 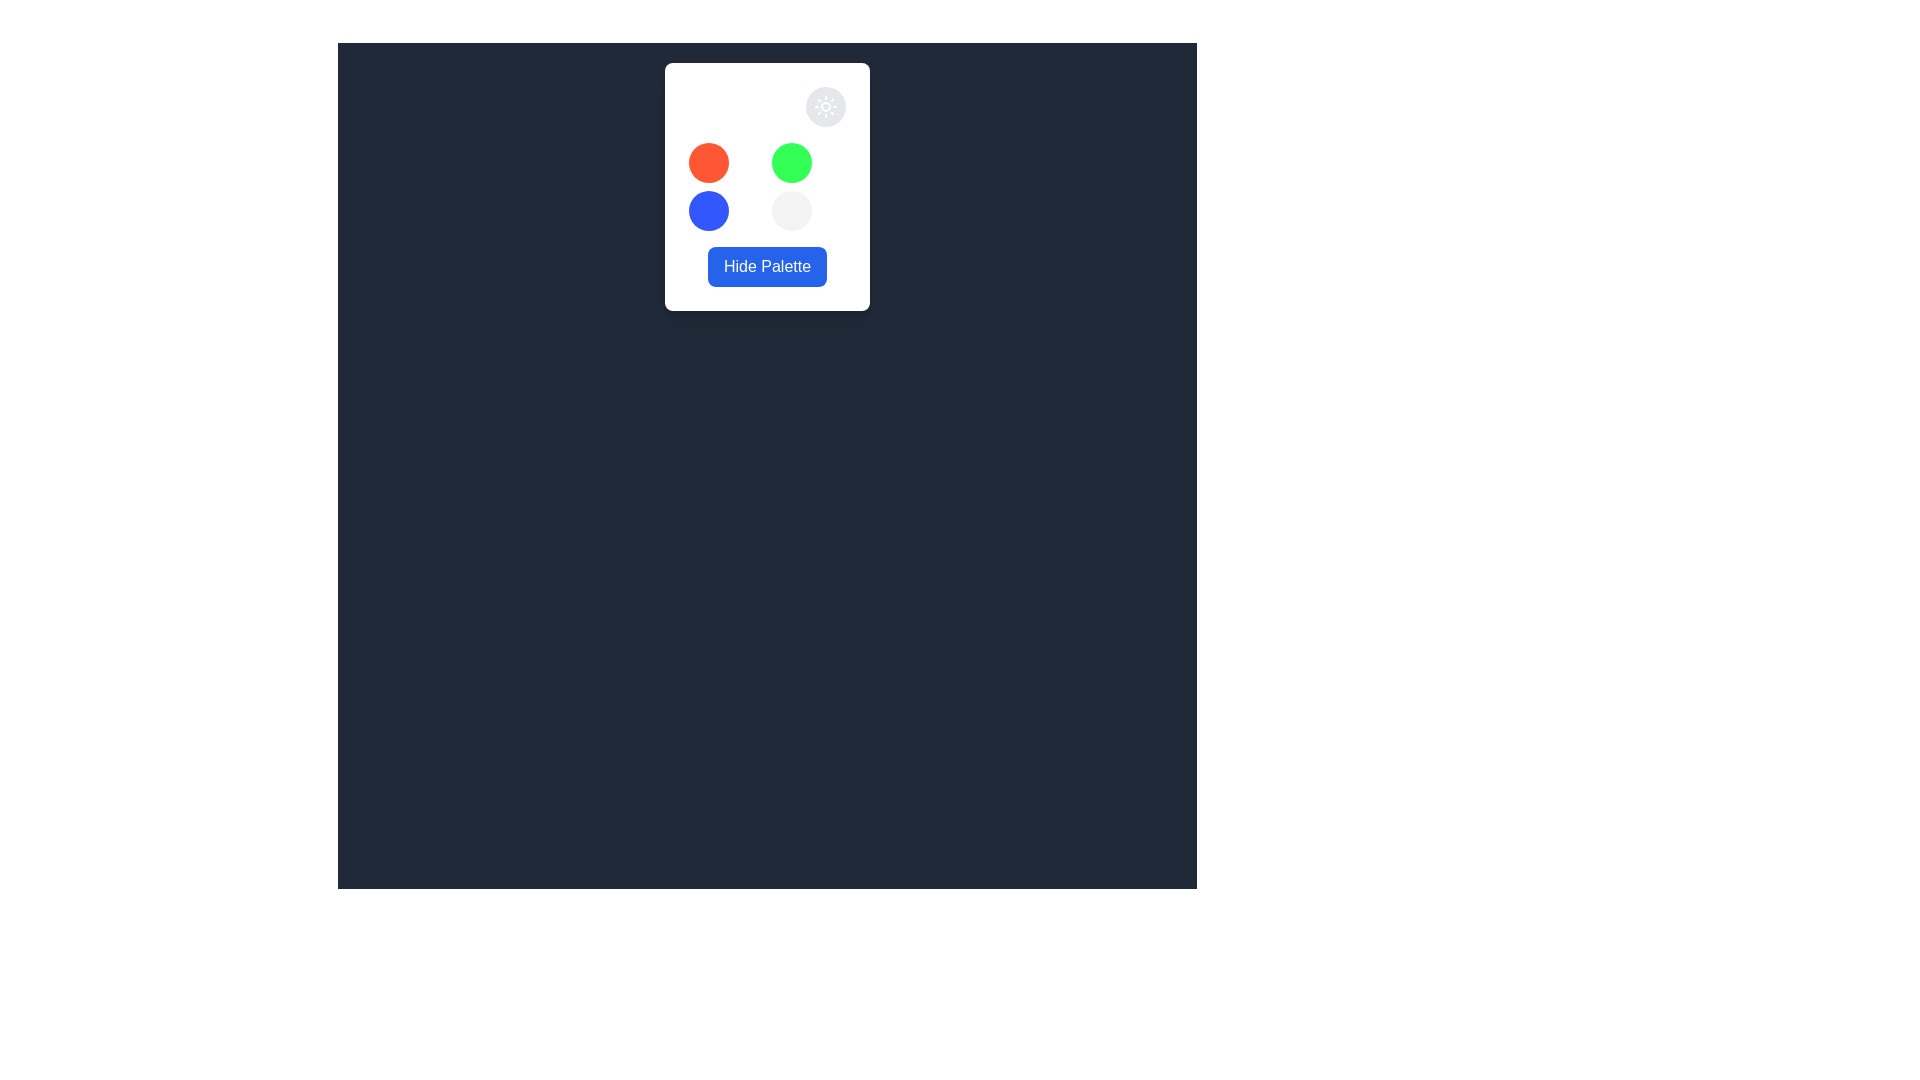 What do you see at coordinates (709, 211) in the screenshot?
I see `the circular indicator with a blue background located in the bottom-left position of a grid layout consisting of four circular items` at bounding box center [709, 211].